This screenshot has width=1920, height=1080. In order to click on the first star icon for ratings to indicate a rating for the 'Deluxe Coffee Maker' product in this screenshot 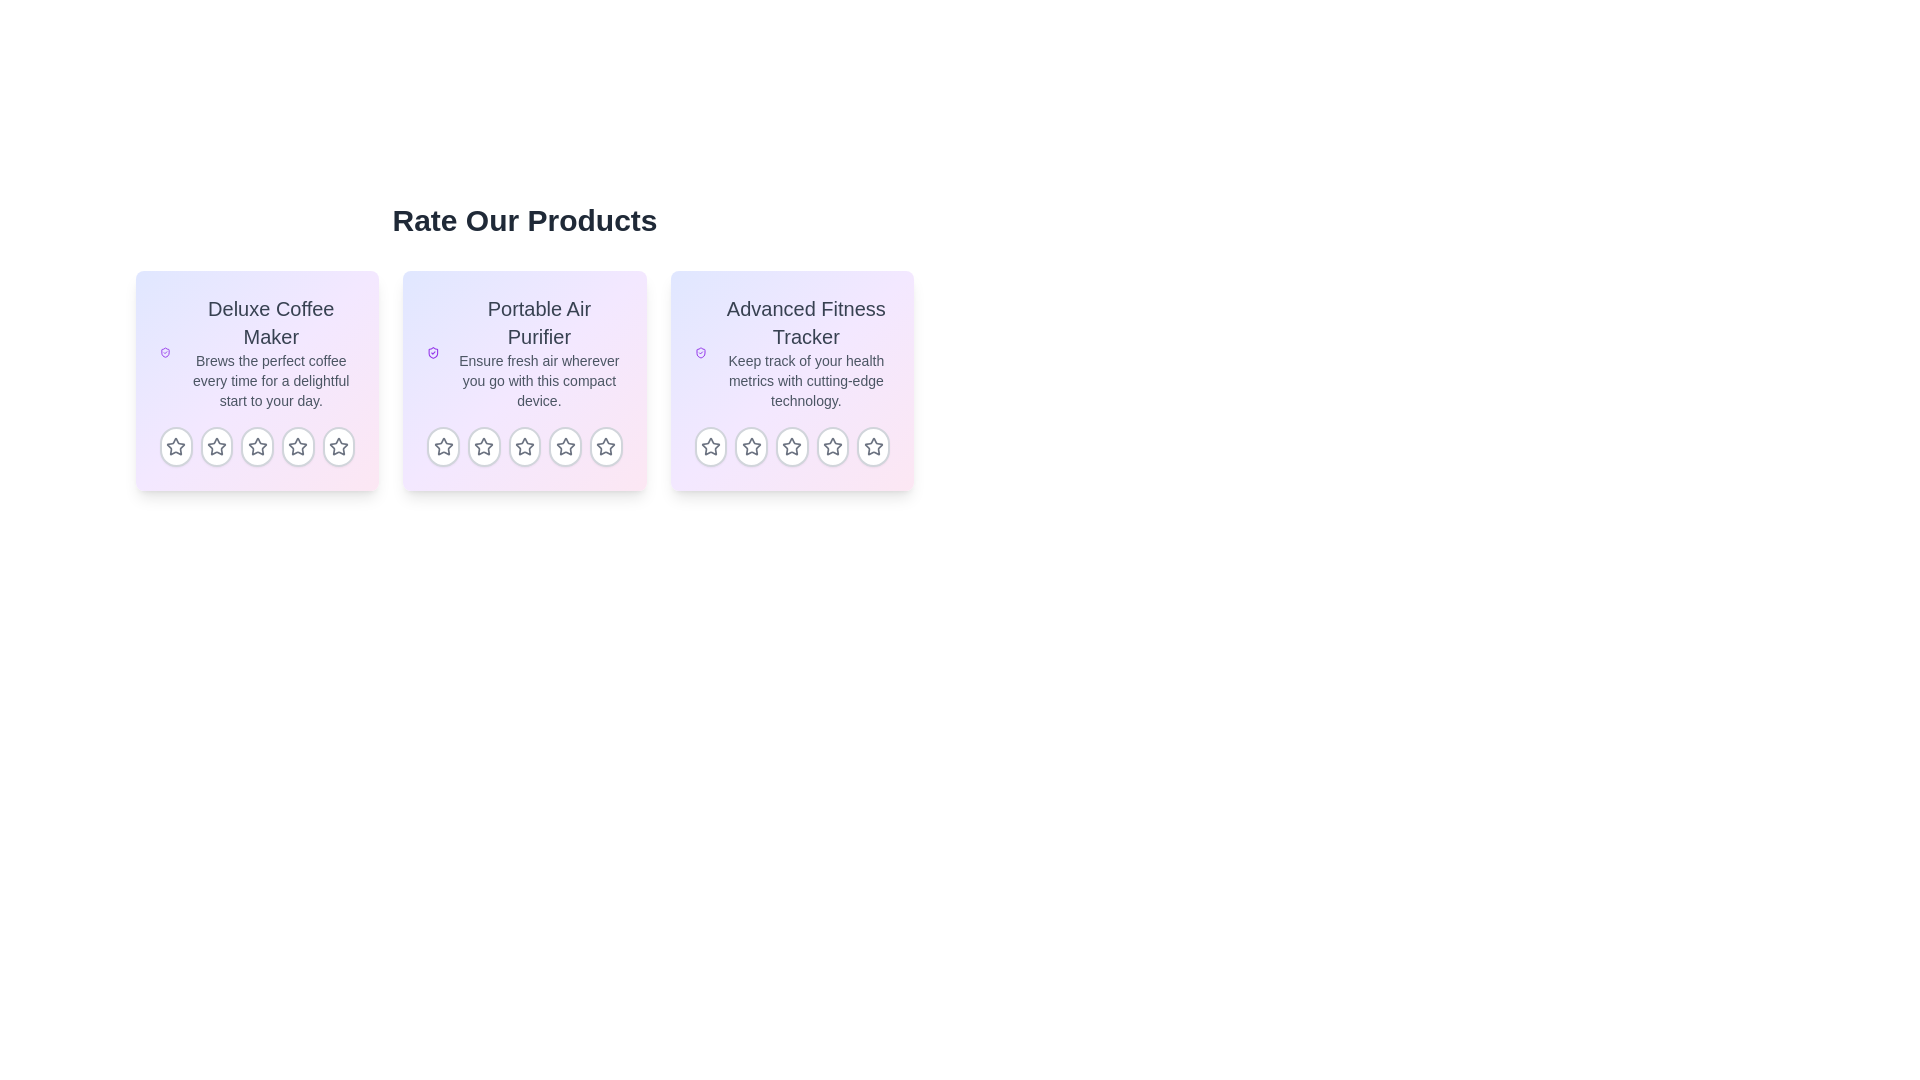, I will do `click(176, 445)`.